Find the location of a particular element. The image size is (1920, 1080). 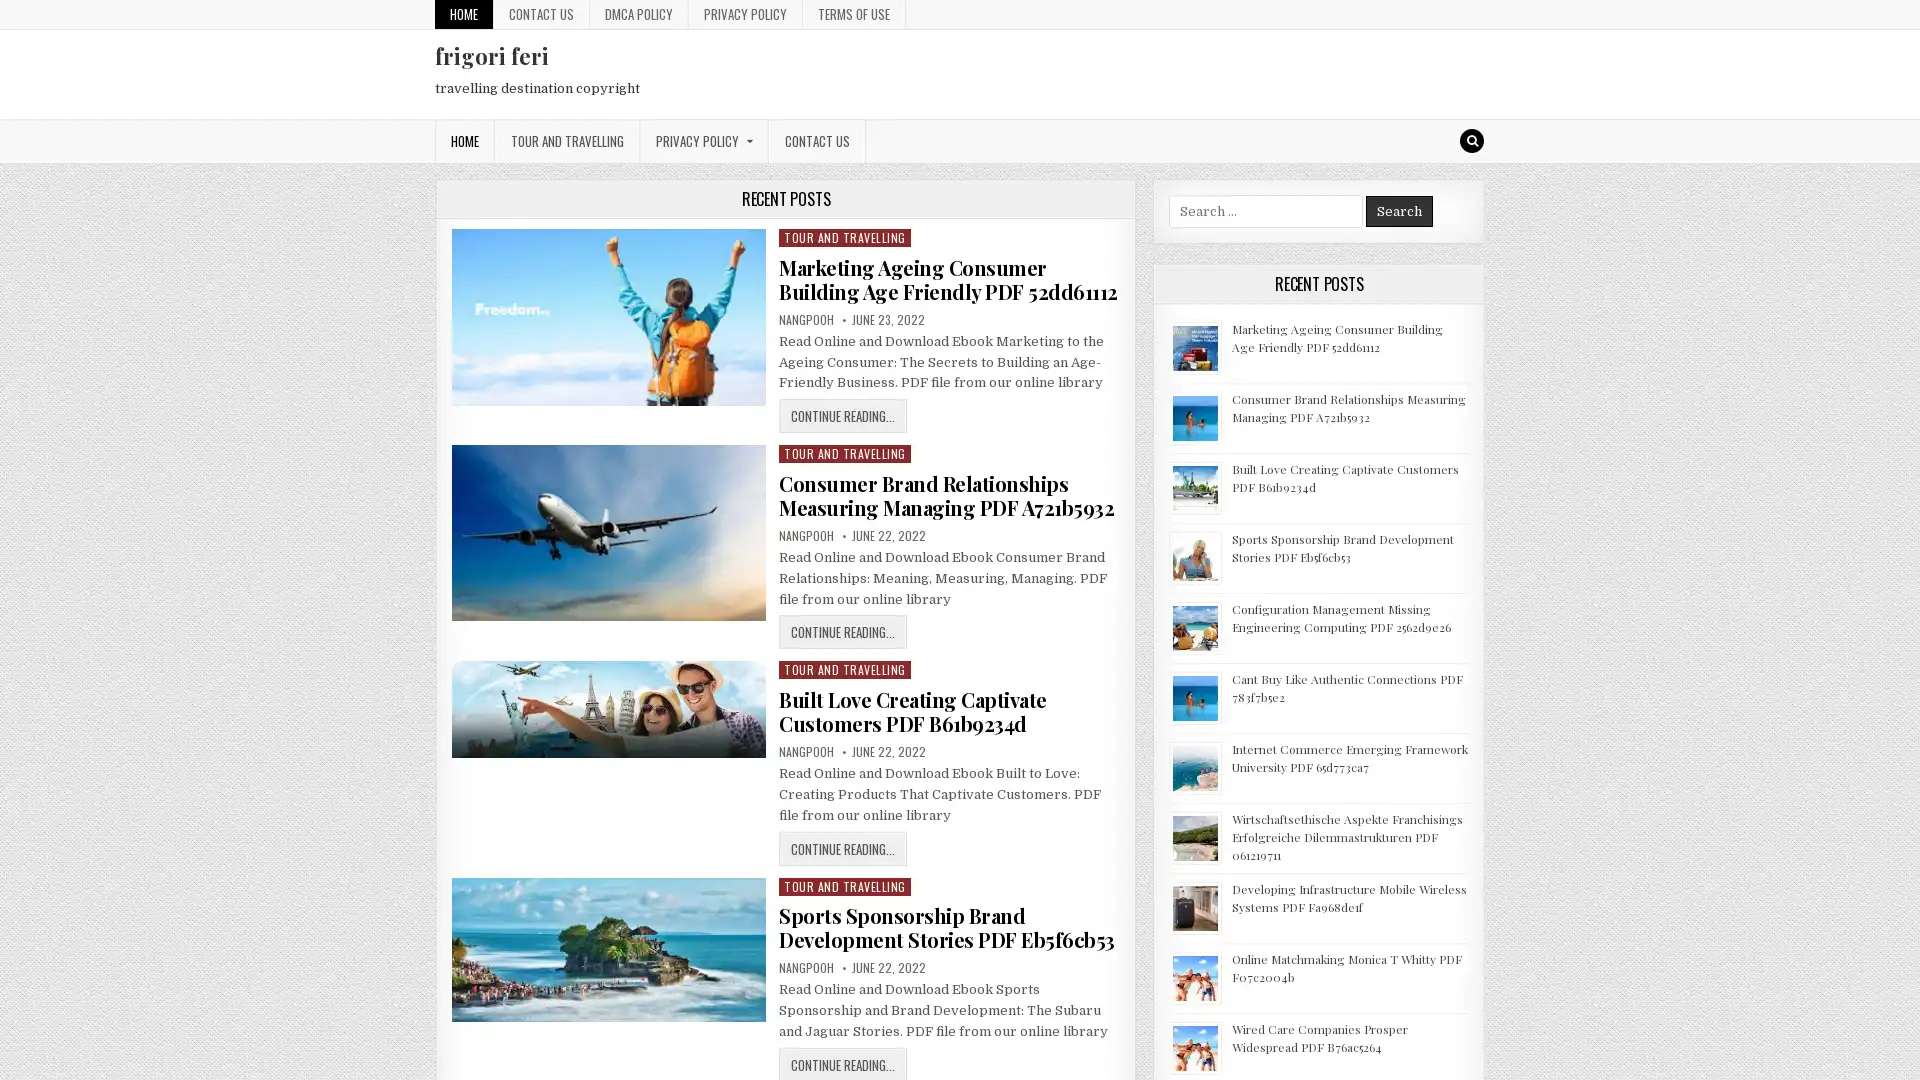

Search is located at coordinates (1398, 211).